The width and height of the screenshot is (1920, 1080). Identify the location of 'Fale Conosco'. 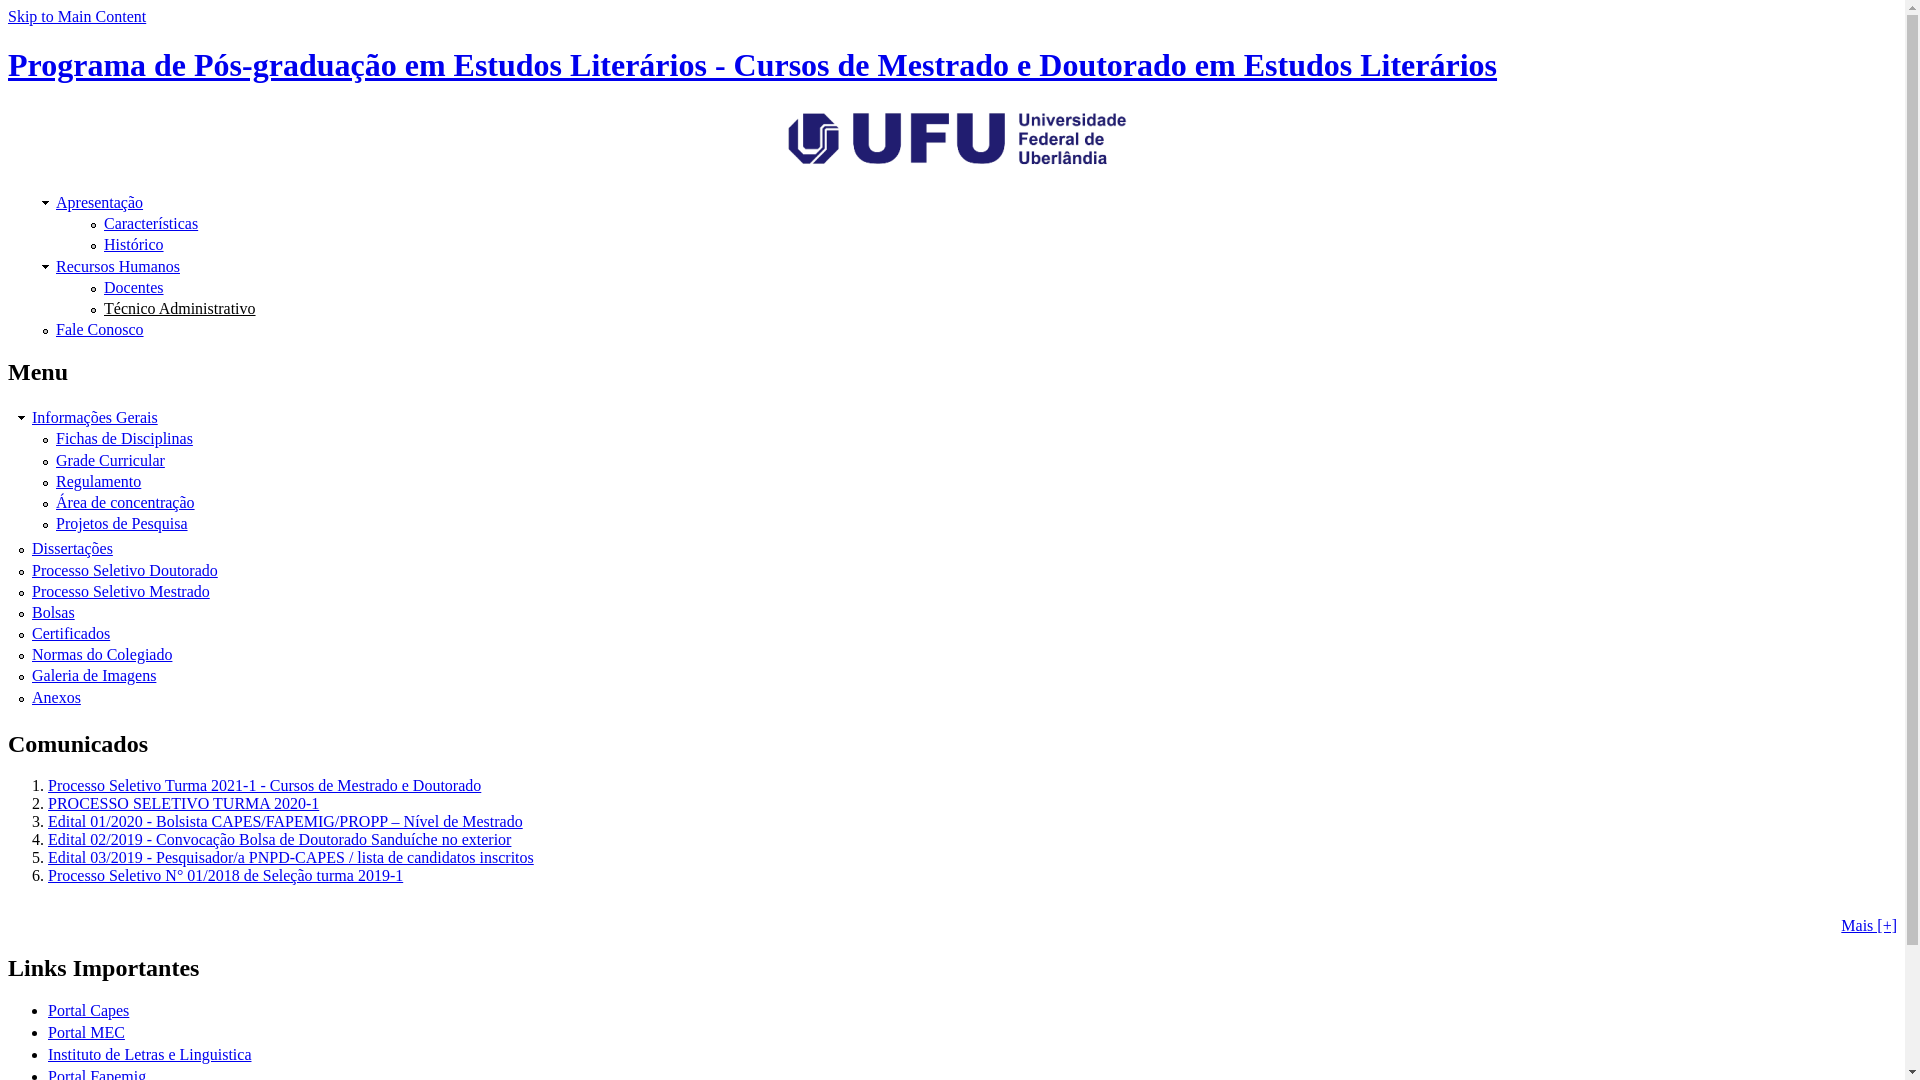
(56, 328).